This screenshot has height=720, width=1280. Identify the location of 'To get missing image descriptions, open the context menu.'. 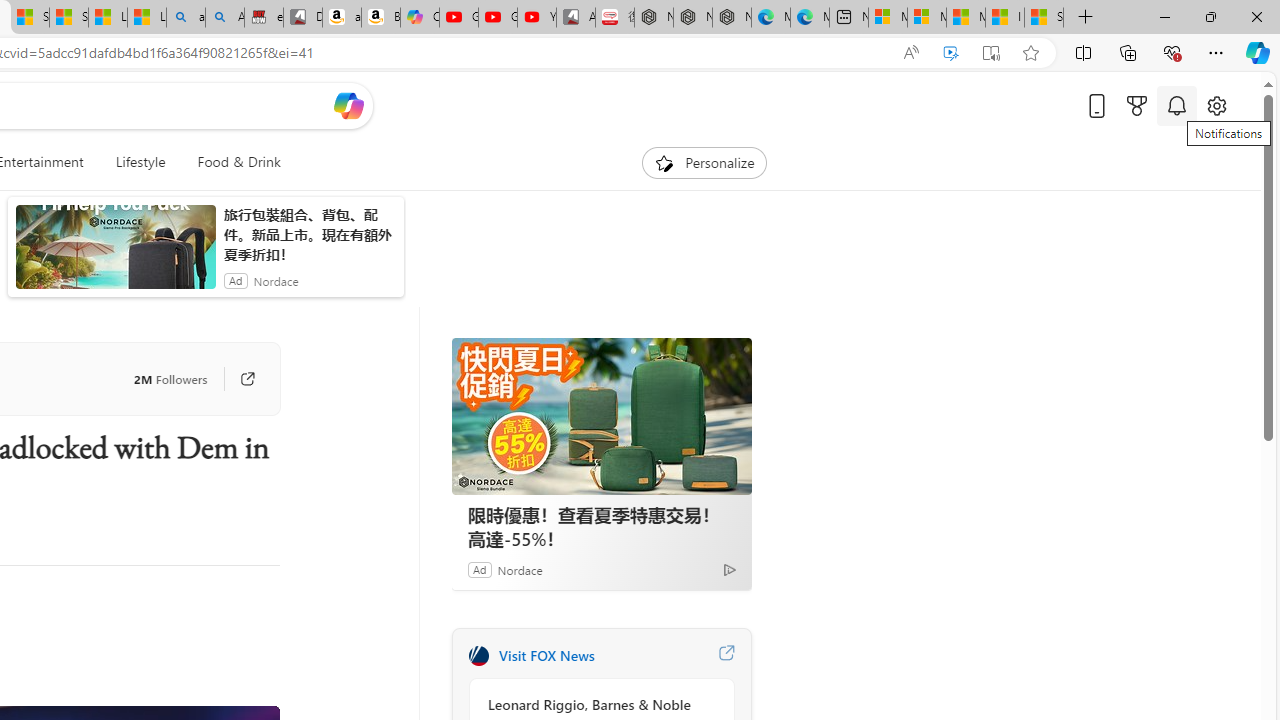
(664, 161).